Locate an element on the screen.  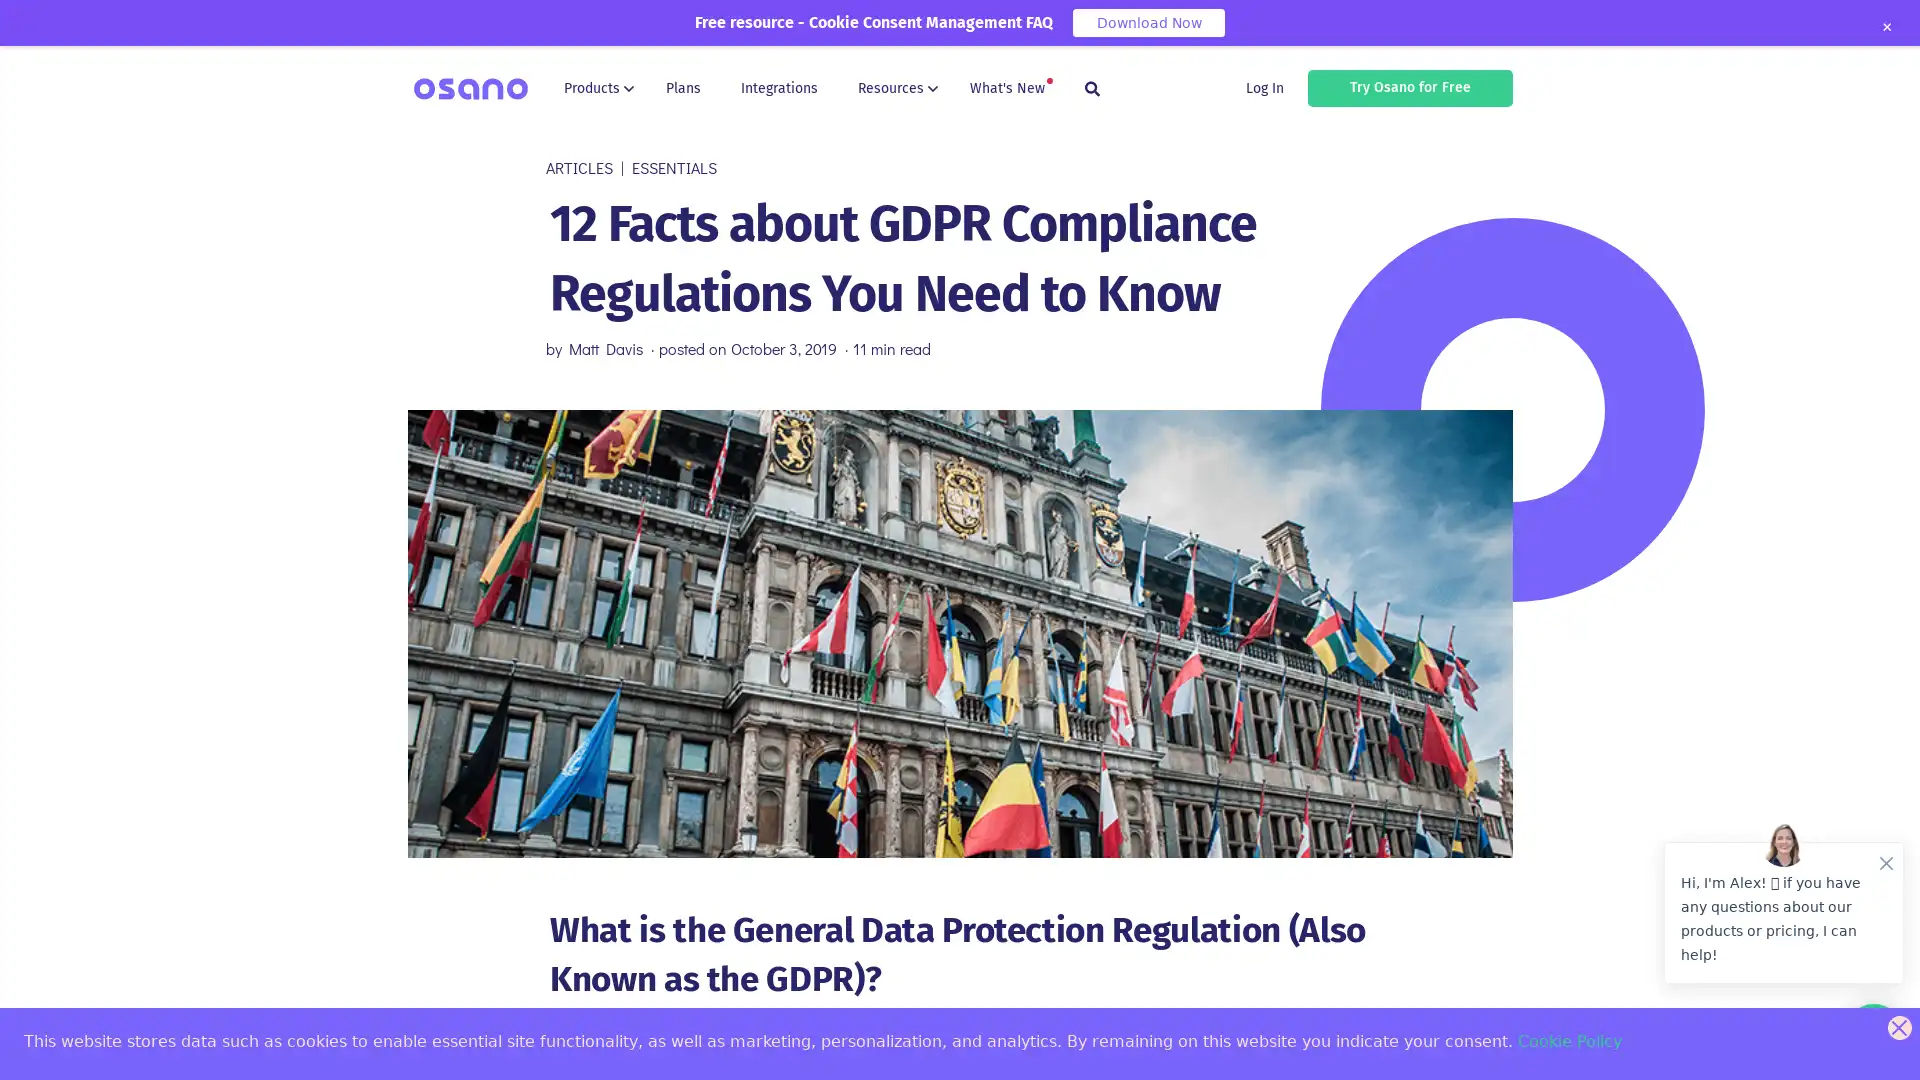
Cookie Preferences is located at coordinates (32, 1047).